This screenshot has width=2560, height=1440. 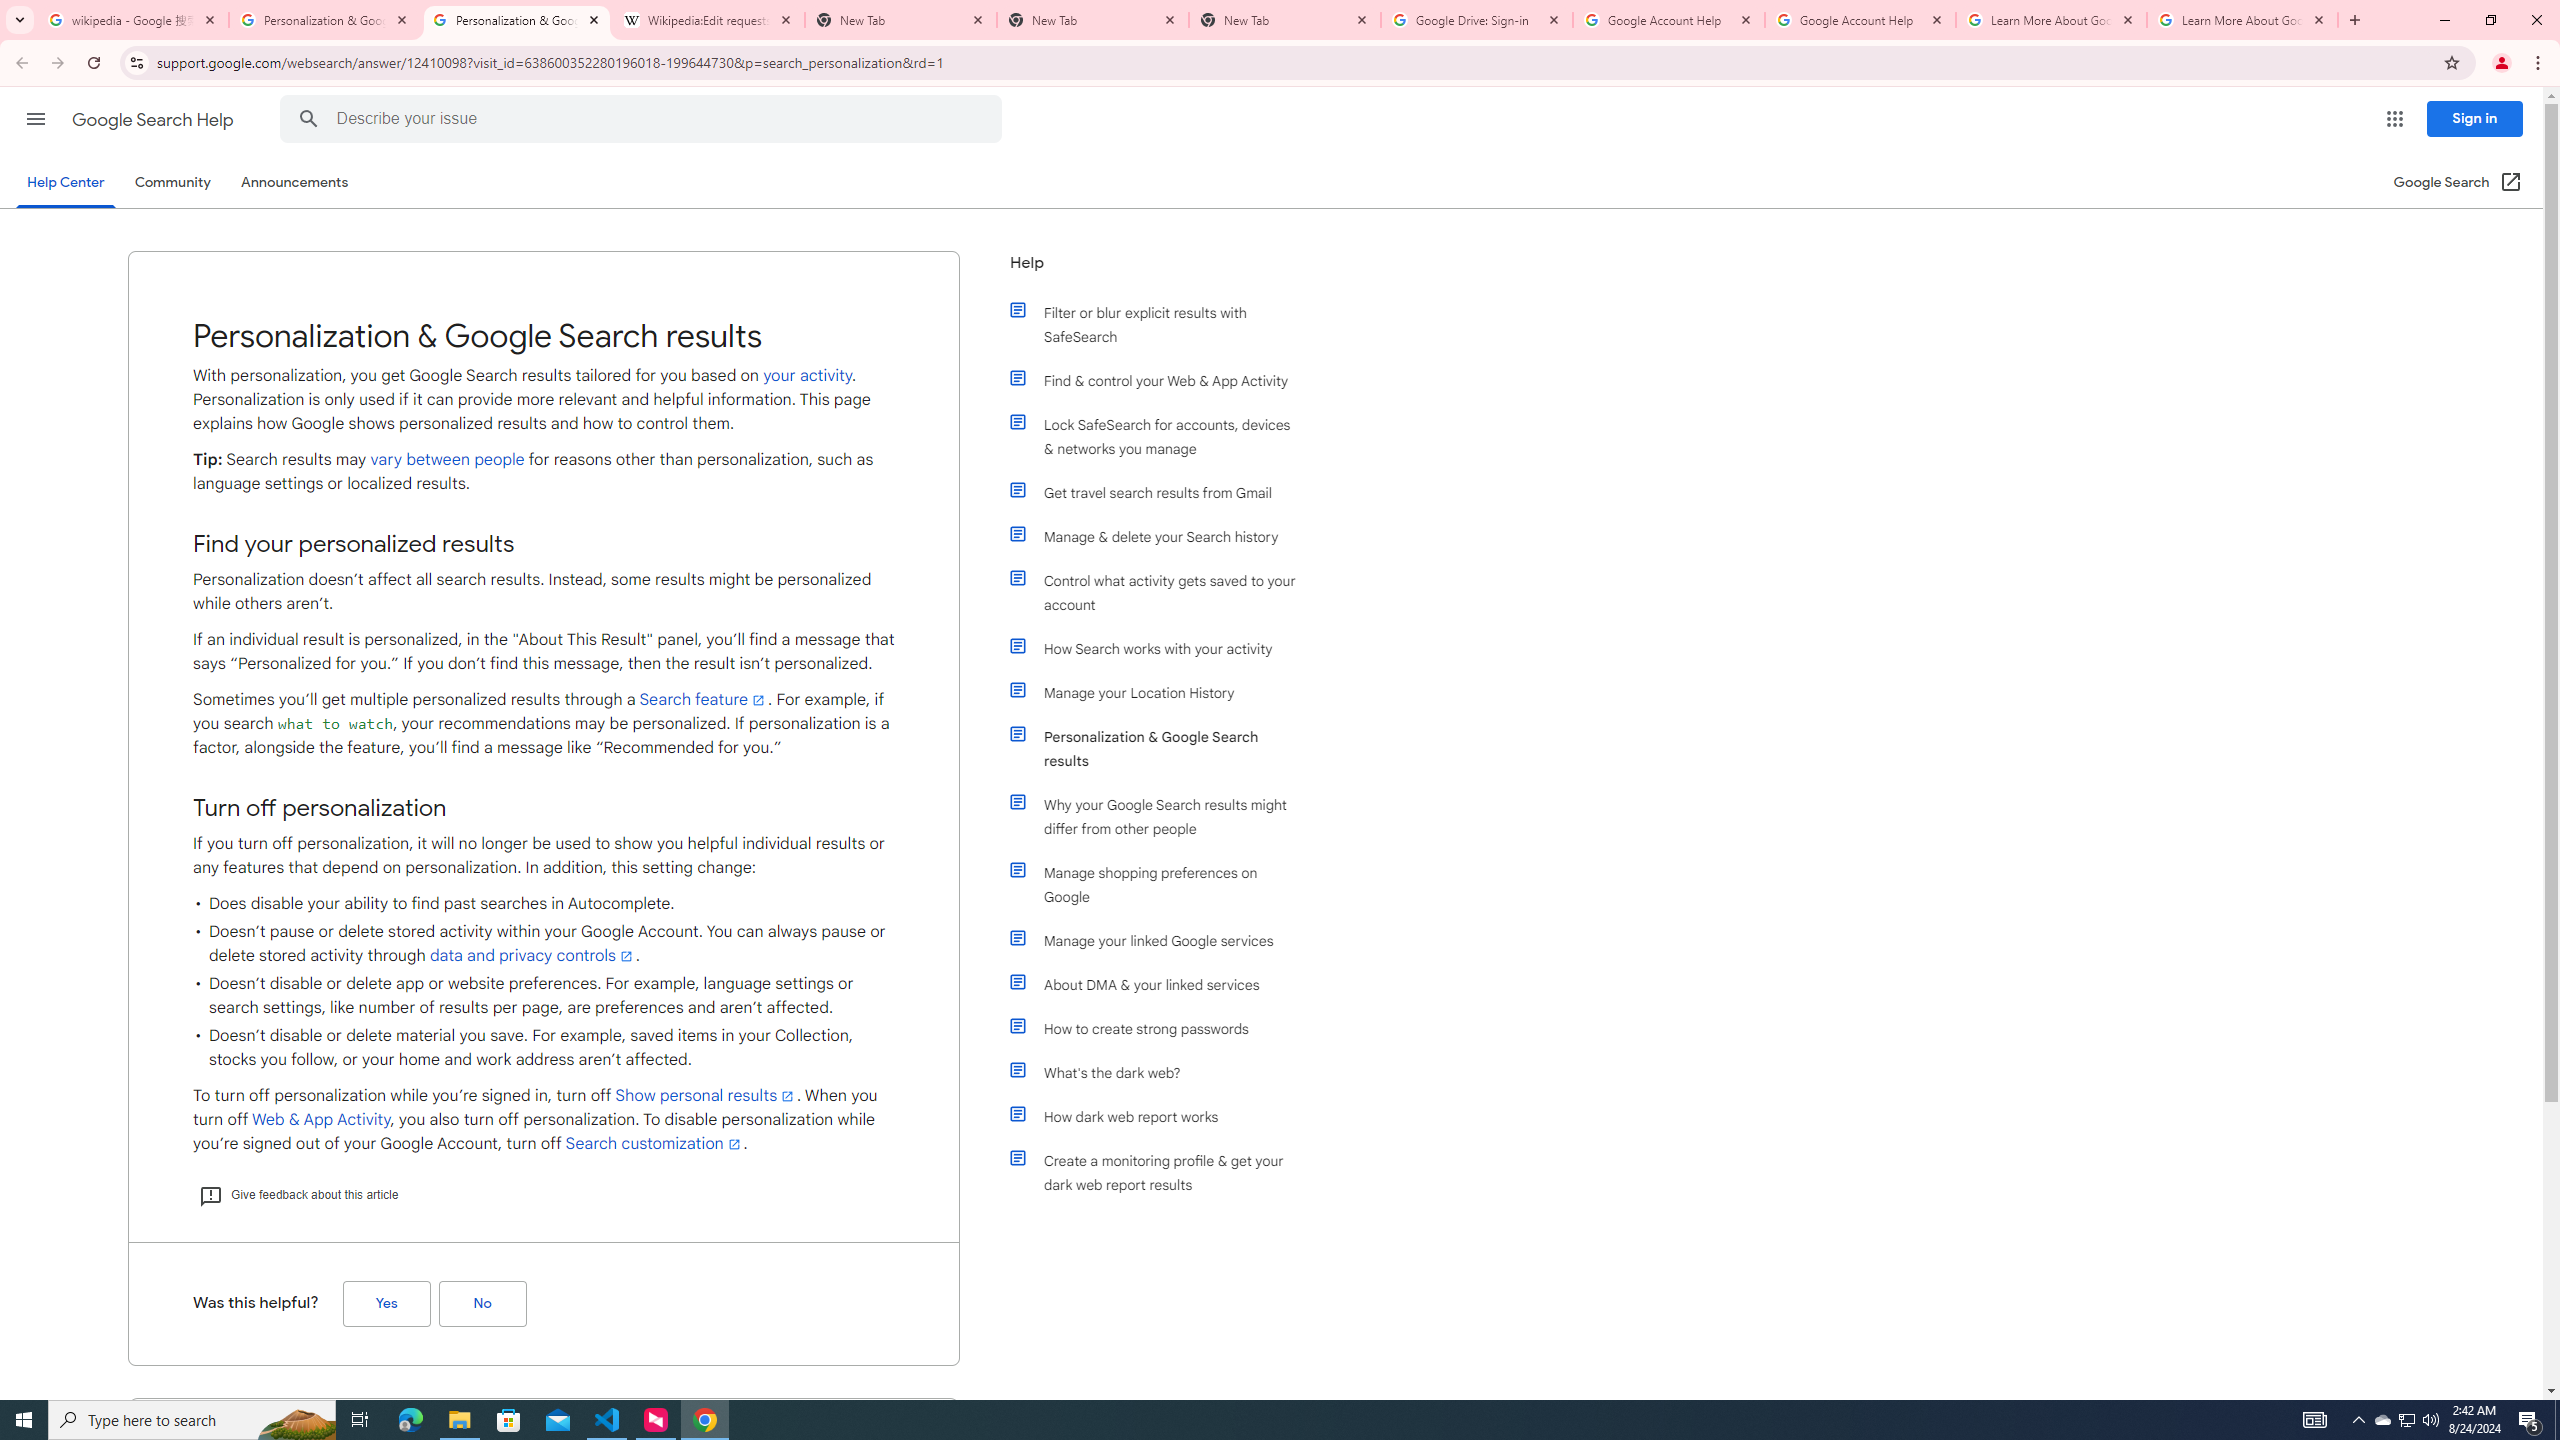 What do you see at coordinates (531, 955) in the screenshot?
I see `'data and privacy controls'` at bounding box center [531, 955].